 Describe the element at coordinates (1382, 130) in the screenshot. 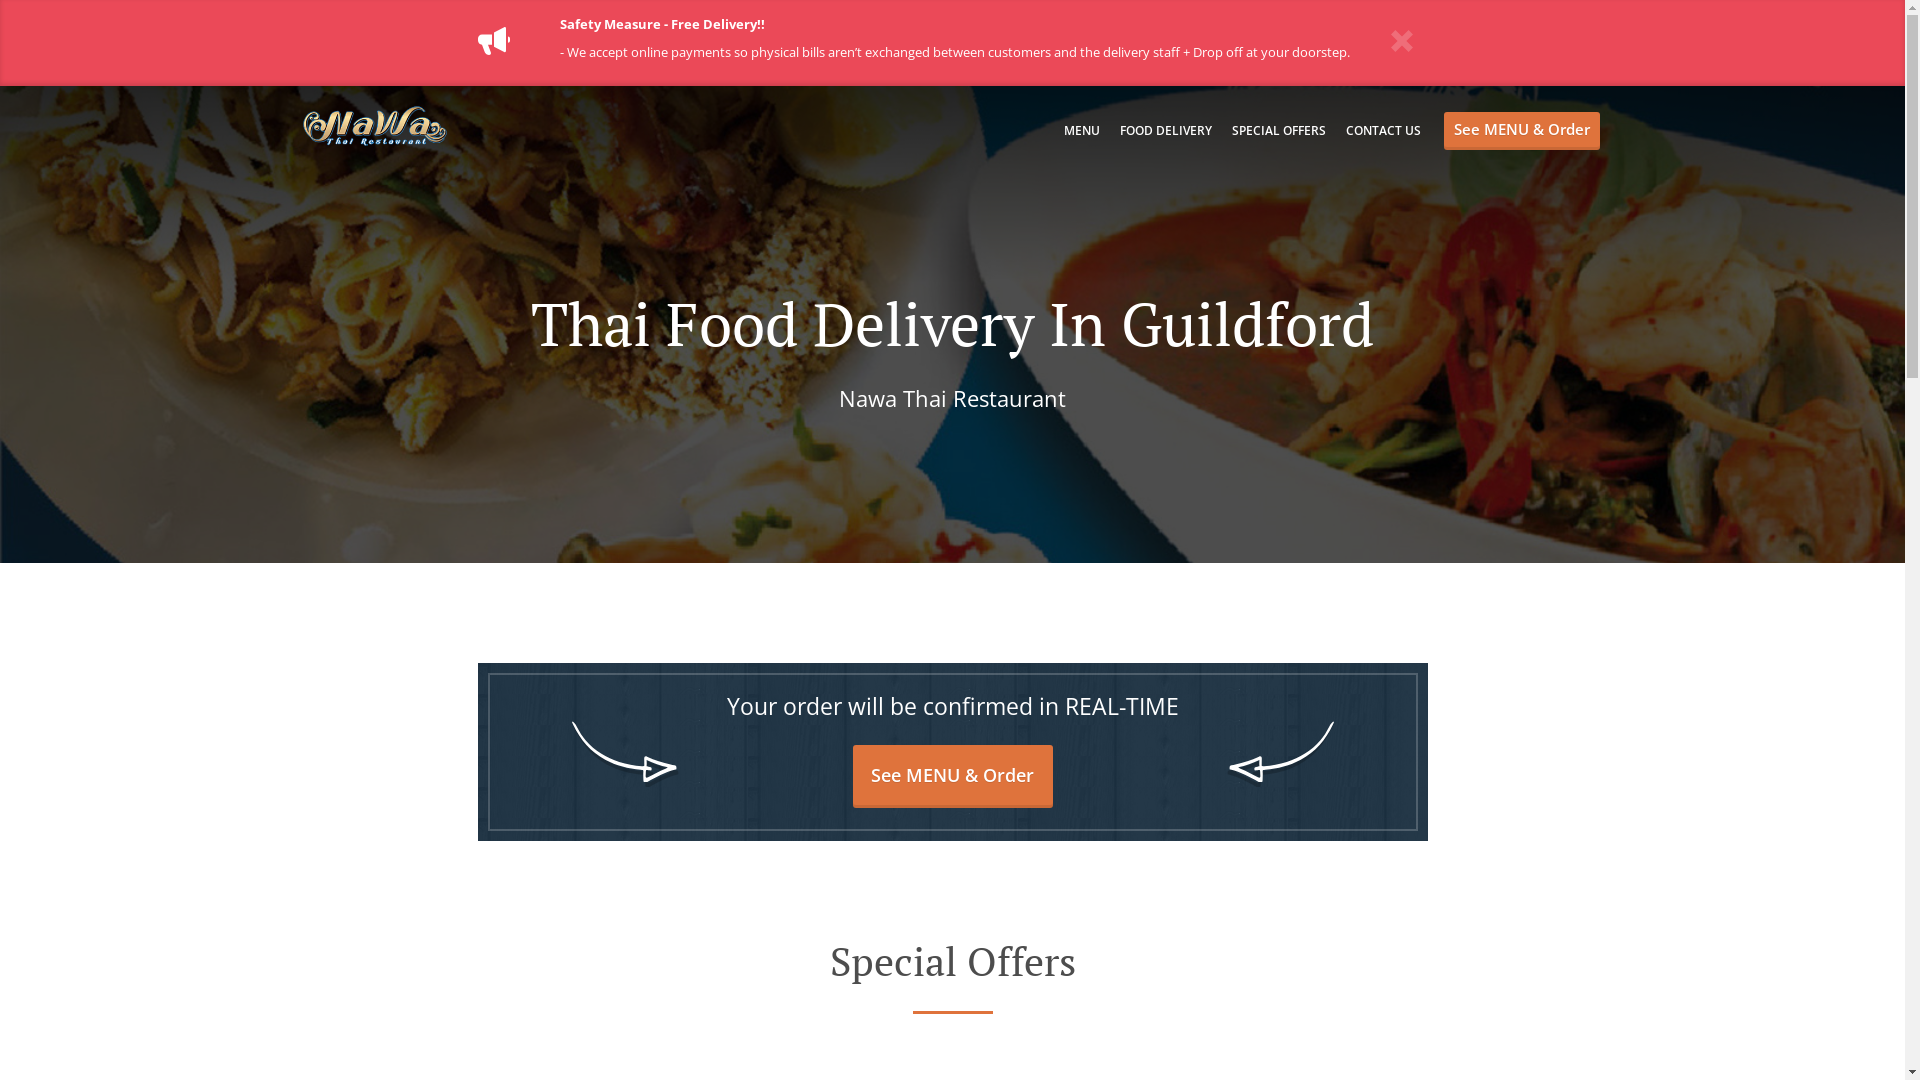

I see `'CONTACT US'` at that location.